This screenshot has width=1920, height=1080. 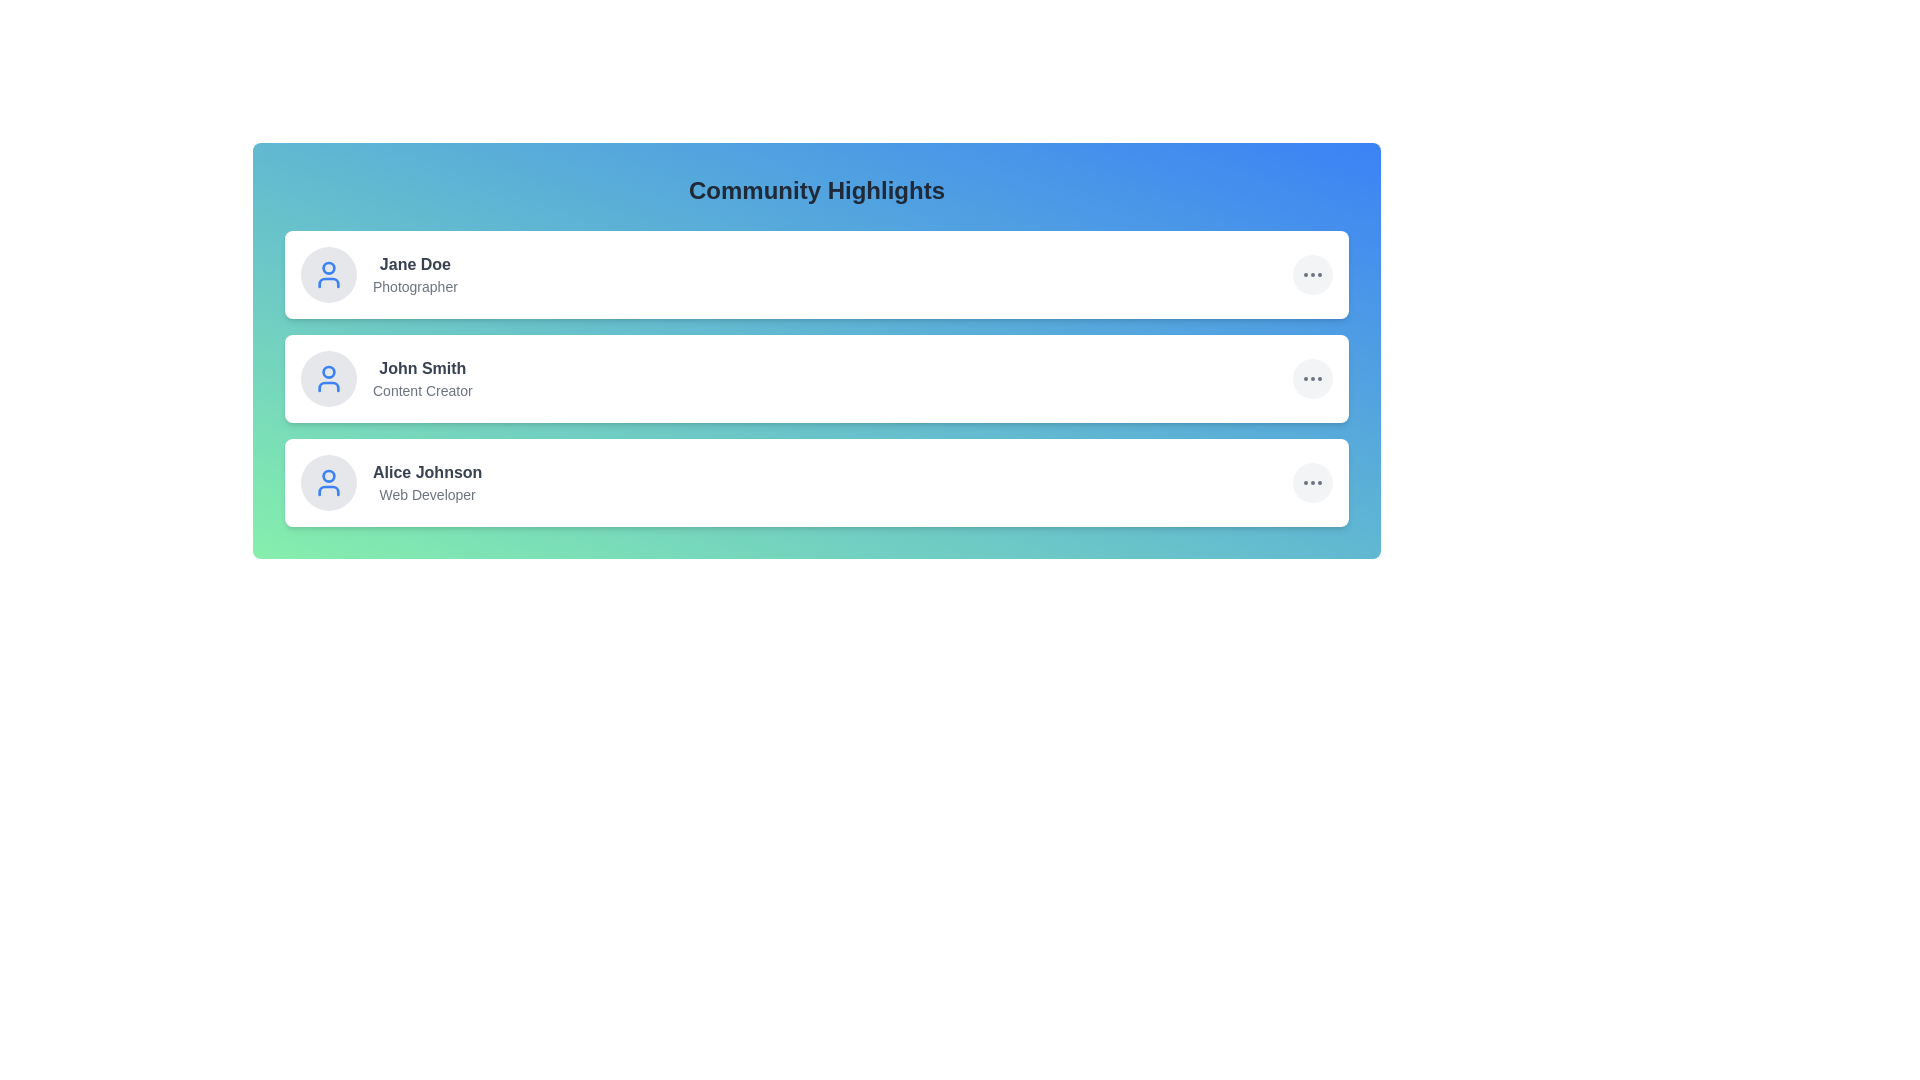 What do you see at coordinates (421, 369) in the screenshot?
I see `text 'John Smith' displayed in bold within the second item of the user profiles list in the community highlights section` at bounding box center [421, 369].